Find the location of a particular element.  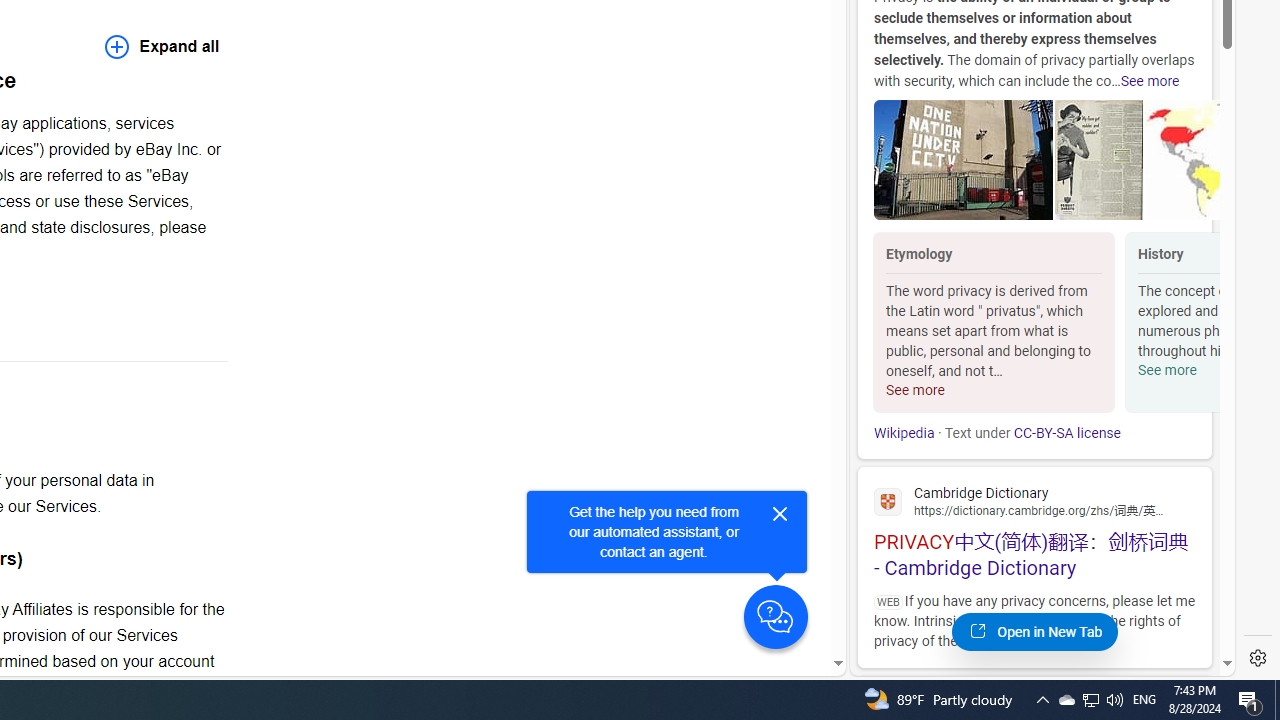

'Cambridge Dictionary' is located at coordinates (1034, 499).